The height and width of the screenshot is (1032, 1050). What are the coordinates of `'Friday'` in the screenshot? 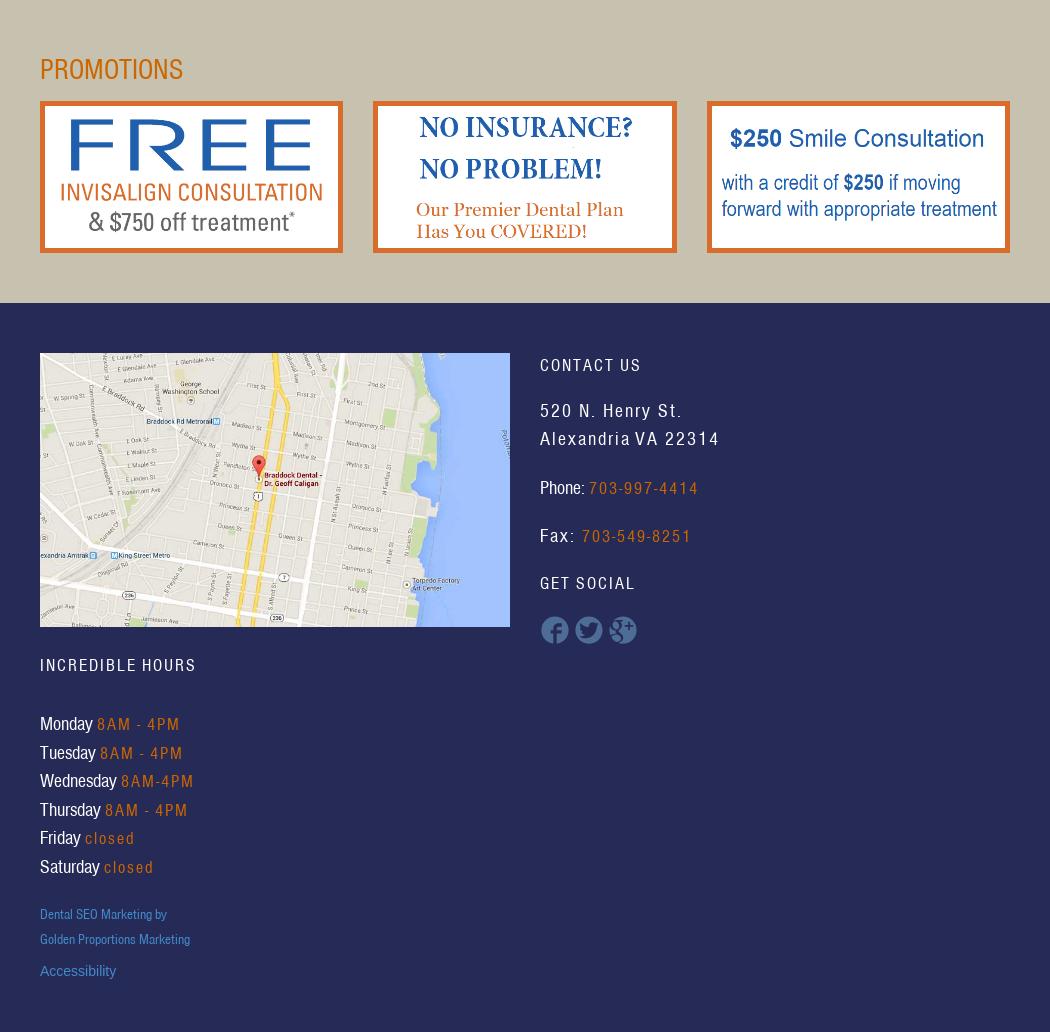 It's located at (61, 837).